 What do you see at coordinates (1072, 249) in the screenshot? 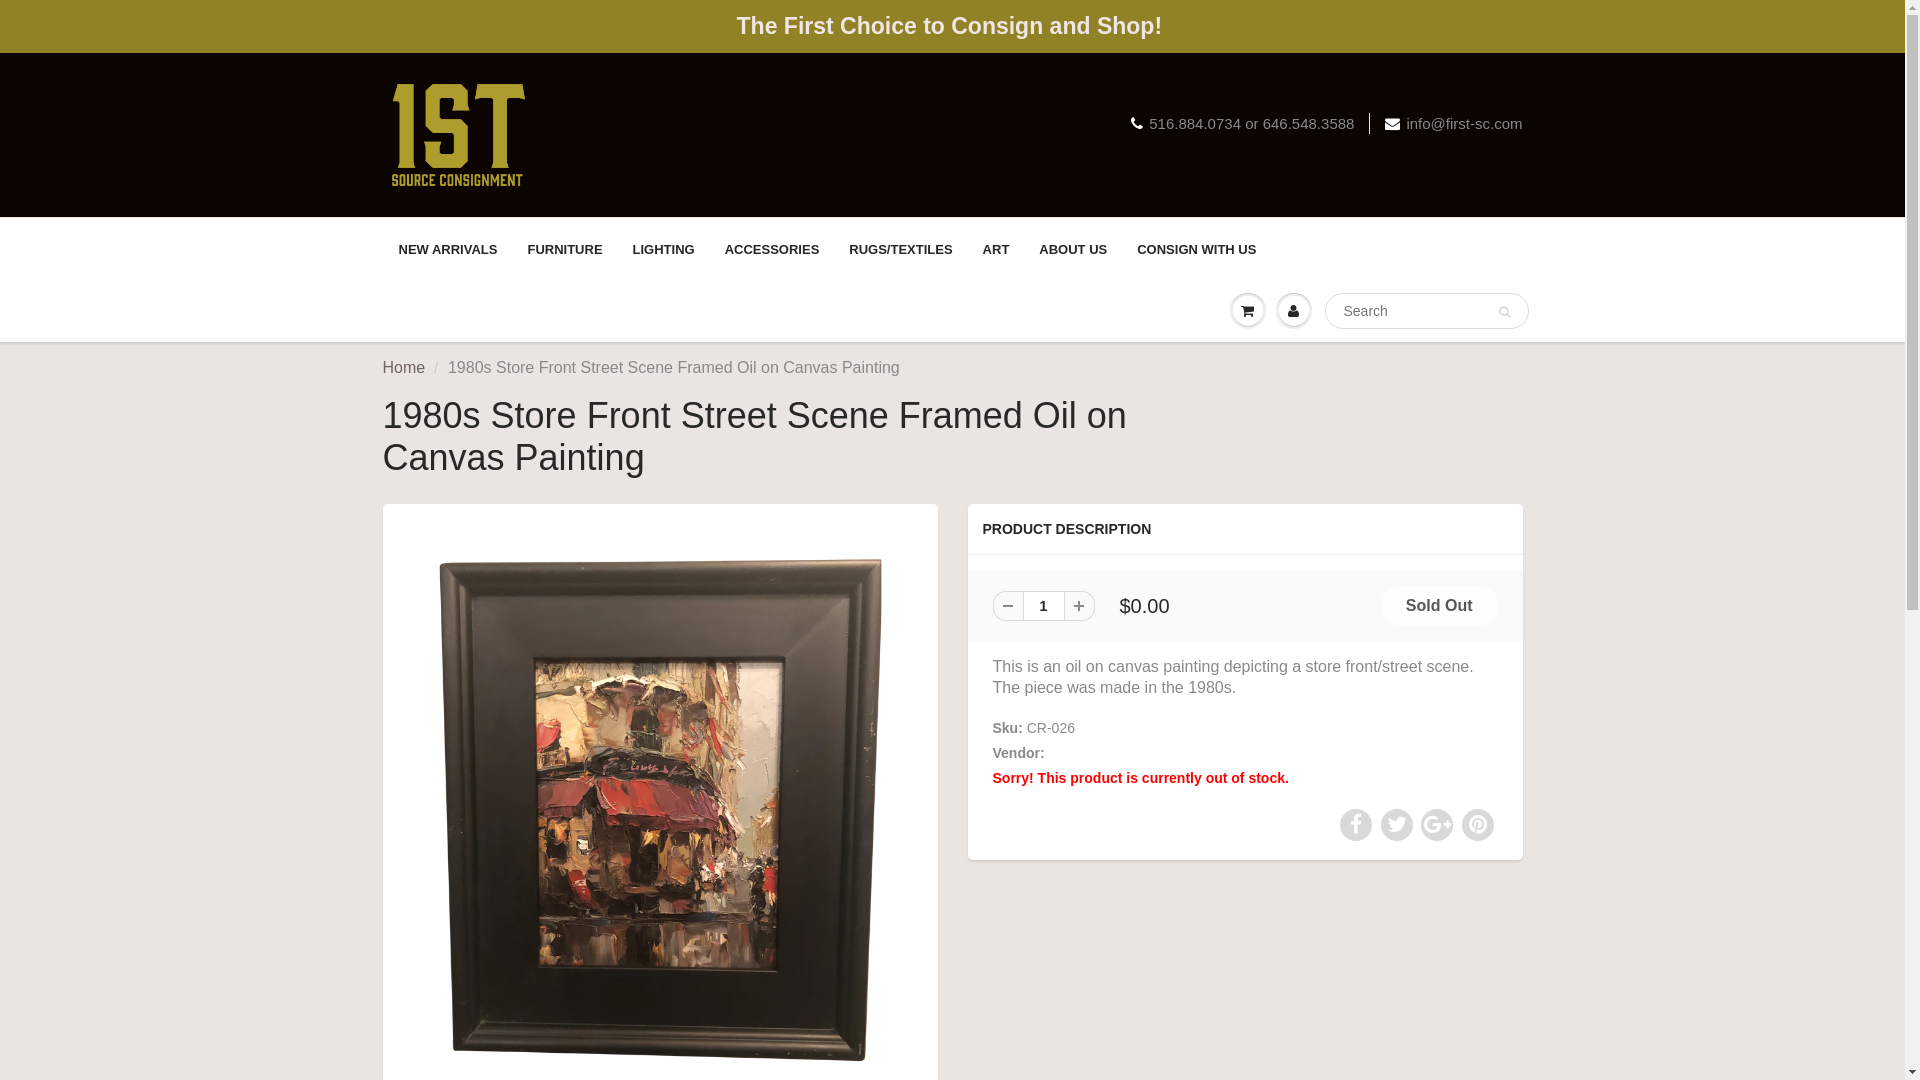
I see `'ABOUT US'` at bounding box center [1072, 249].